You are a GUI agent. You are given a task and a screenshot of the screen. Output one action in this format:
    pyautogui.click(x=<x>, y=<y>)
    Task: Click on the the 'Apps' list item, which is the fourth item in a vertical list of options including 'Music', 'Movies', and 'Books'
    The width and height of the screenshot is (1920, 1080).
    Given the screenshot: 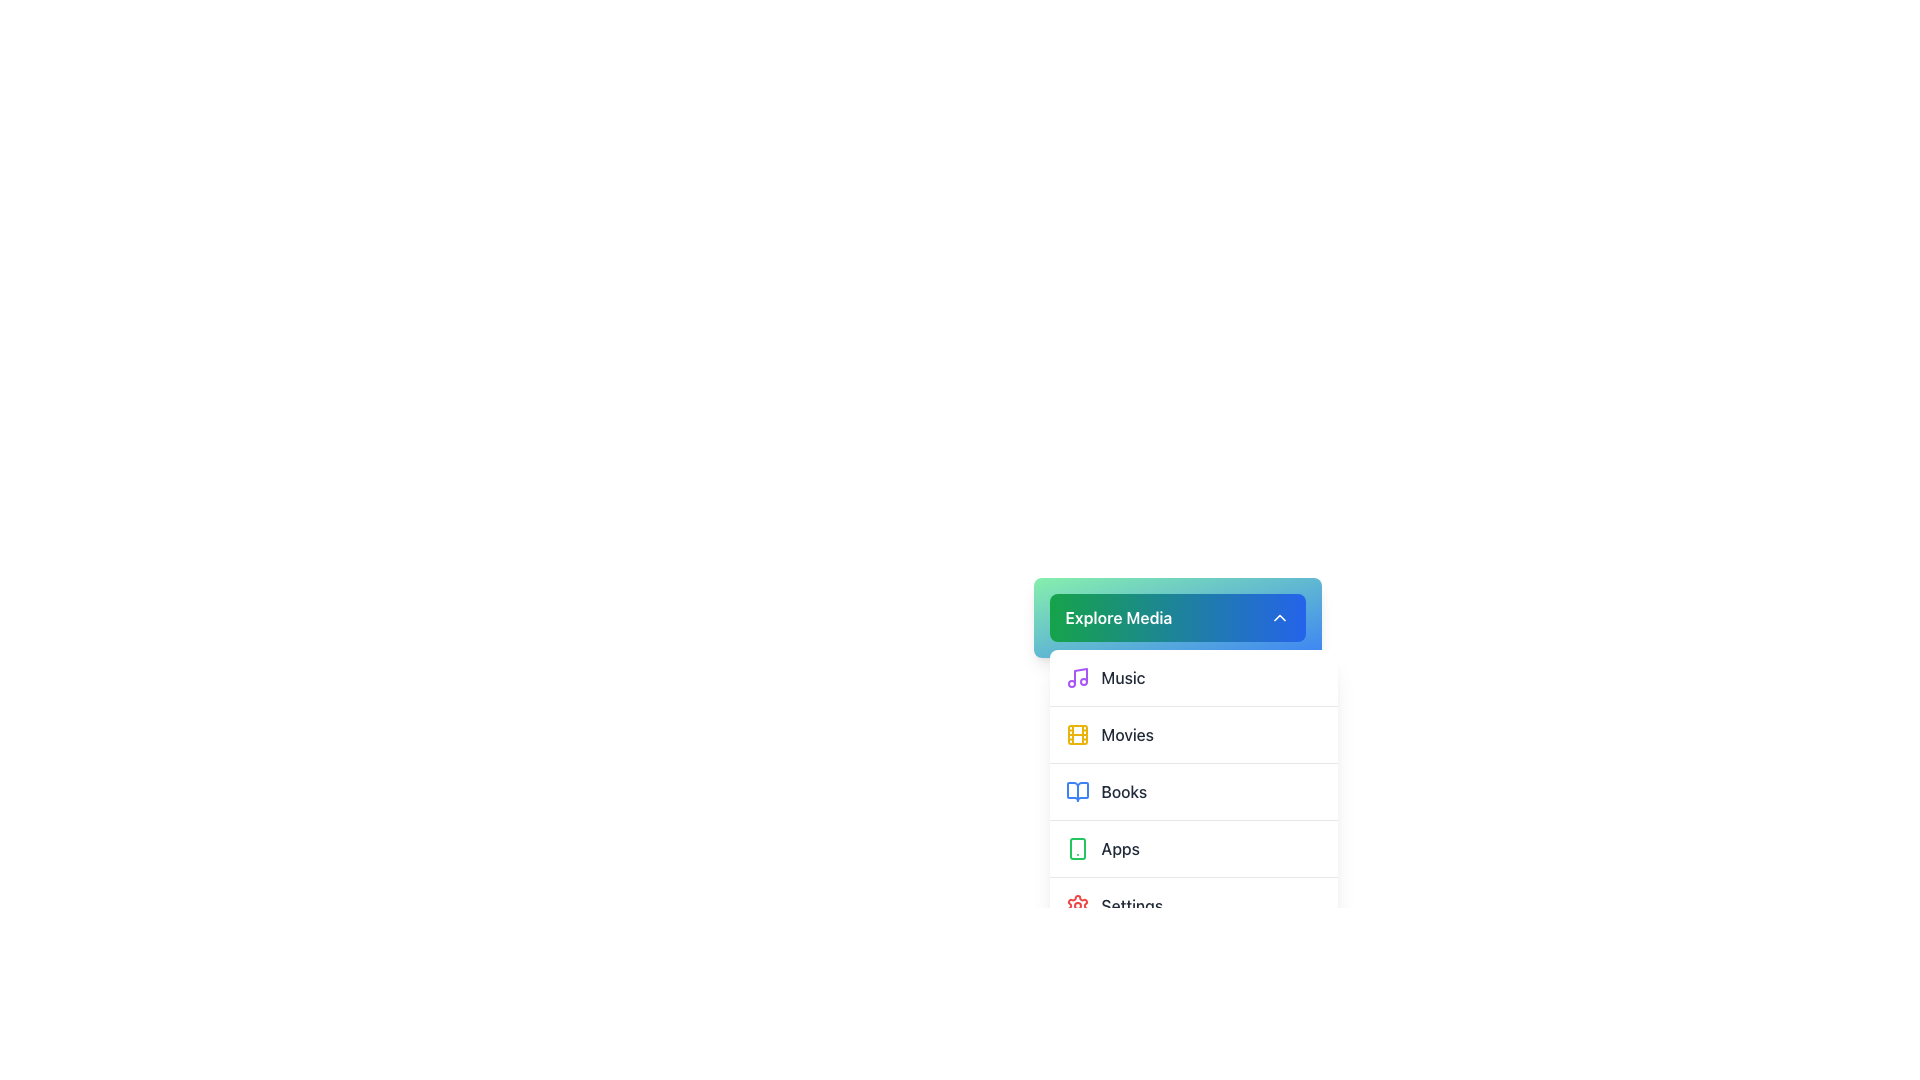 What is the action you would take?
    pyautogui.click(x=1193, y=848)
    